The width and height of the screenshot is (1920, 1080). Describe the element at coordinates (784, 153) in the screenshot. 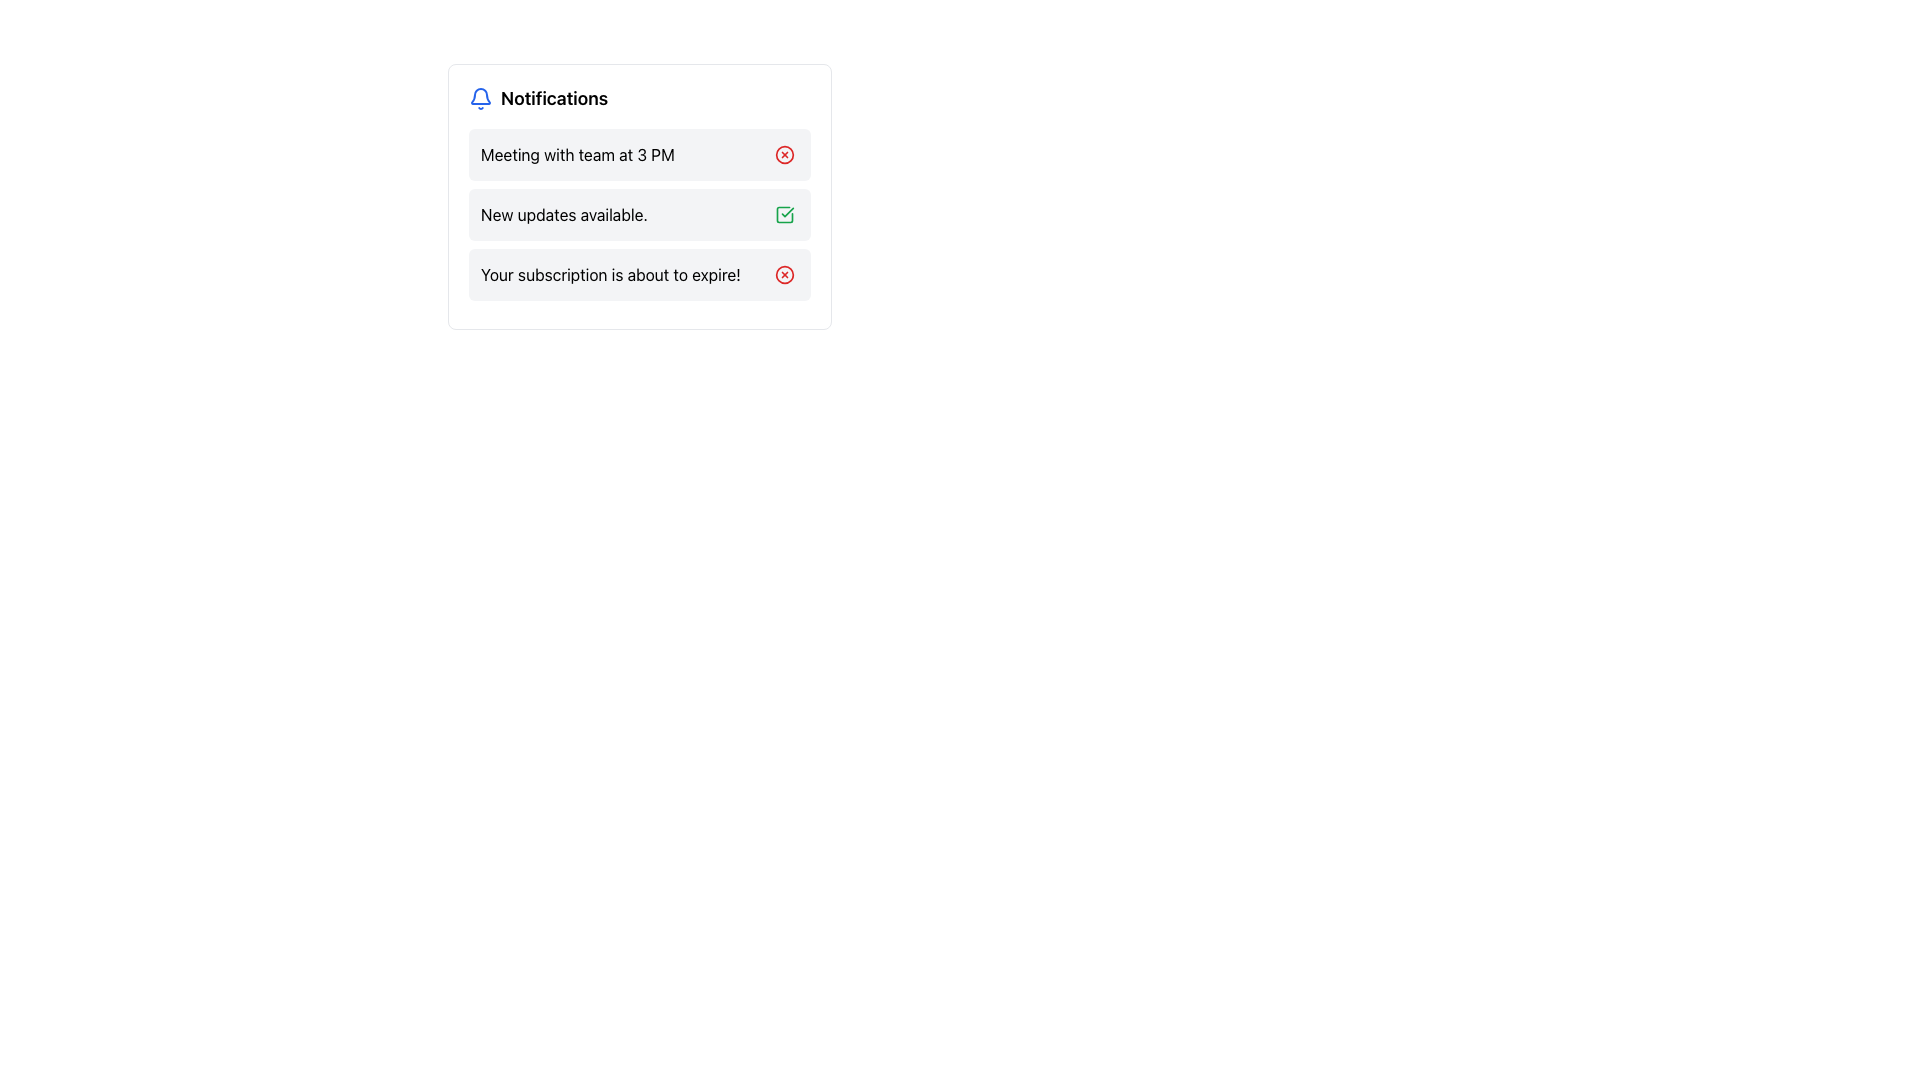

I see `the circular close button with a red border and white background, located at the top-right of the 'Meeting with team at 3 PM' text` at that location.